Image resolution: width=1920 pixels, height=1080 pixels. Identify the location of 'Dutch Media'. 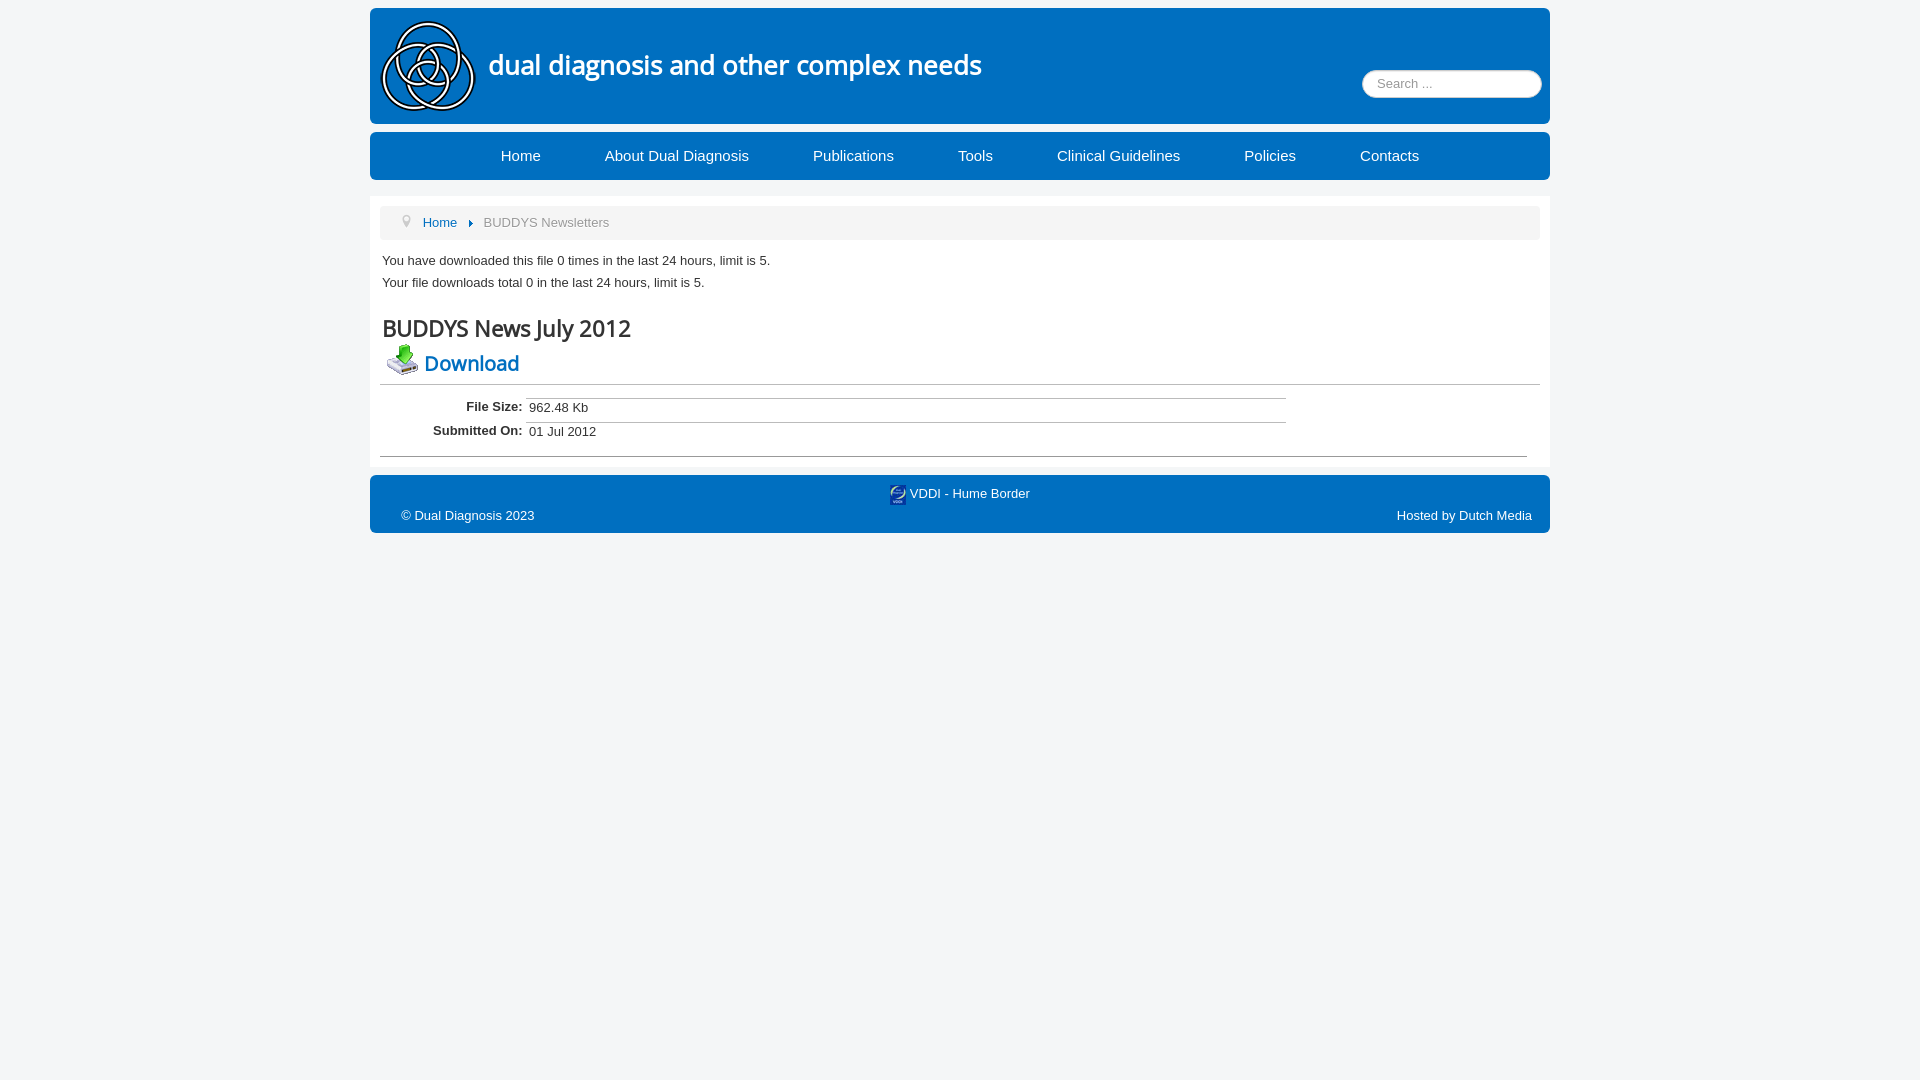
(1495, 514).